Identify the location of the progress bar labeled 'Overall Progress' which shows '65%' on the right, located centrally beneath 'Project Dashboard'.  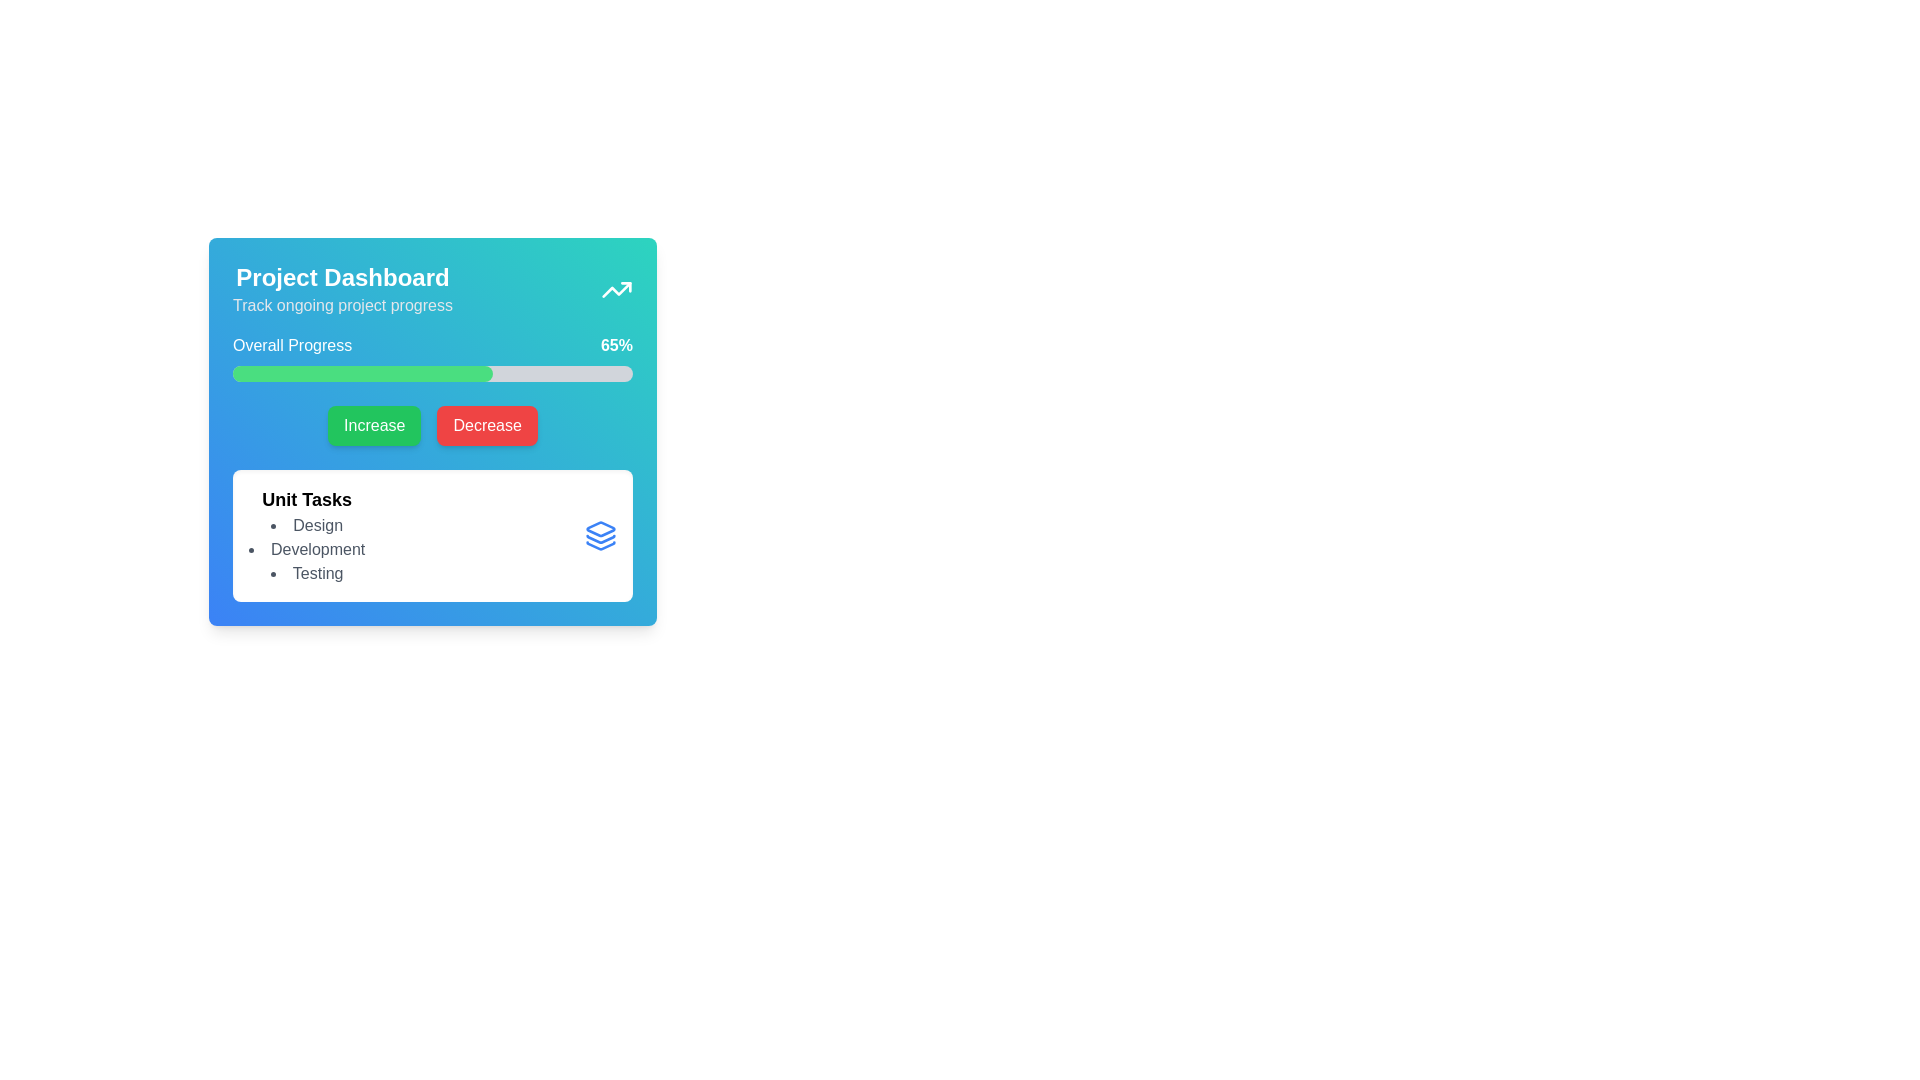
(431, 357).